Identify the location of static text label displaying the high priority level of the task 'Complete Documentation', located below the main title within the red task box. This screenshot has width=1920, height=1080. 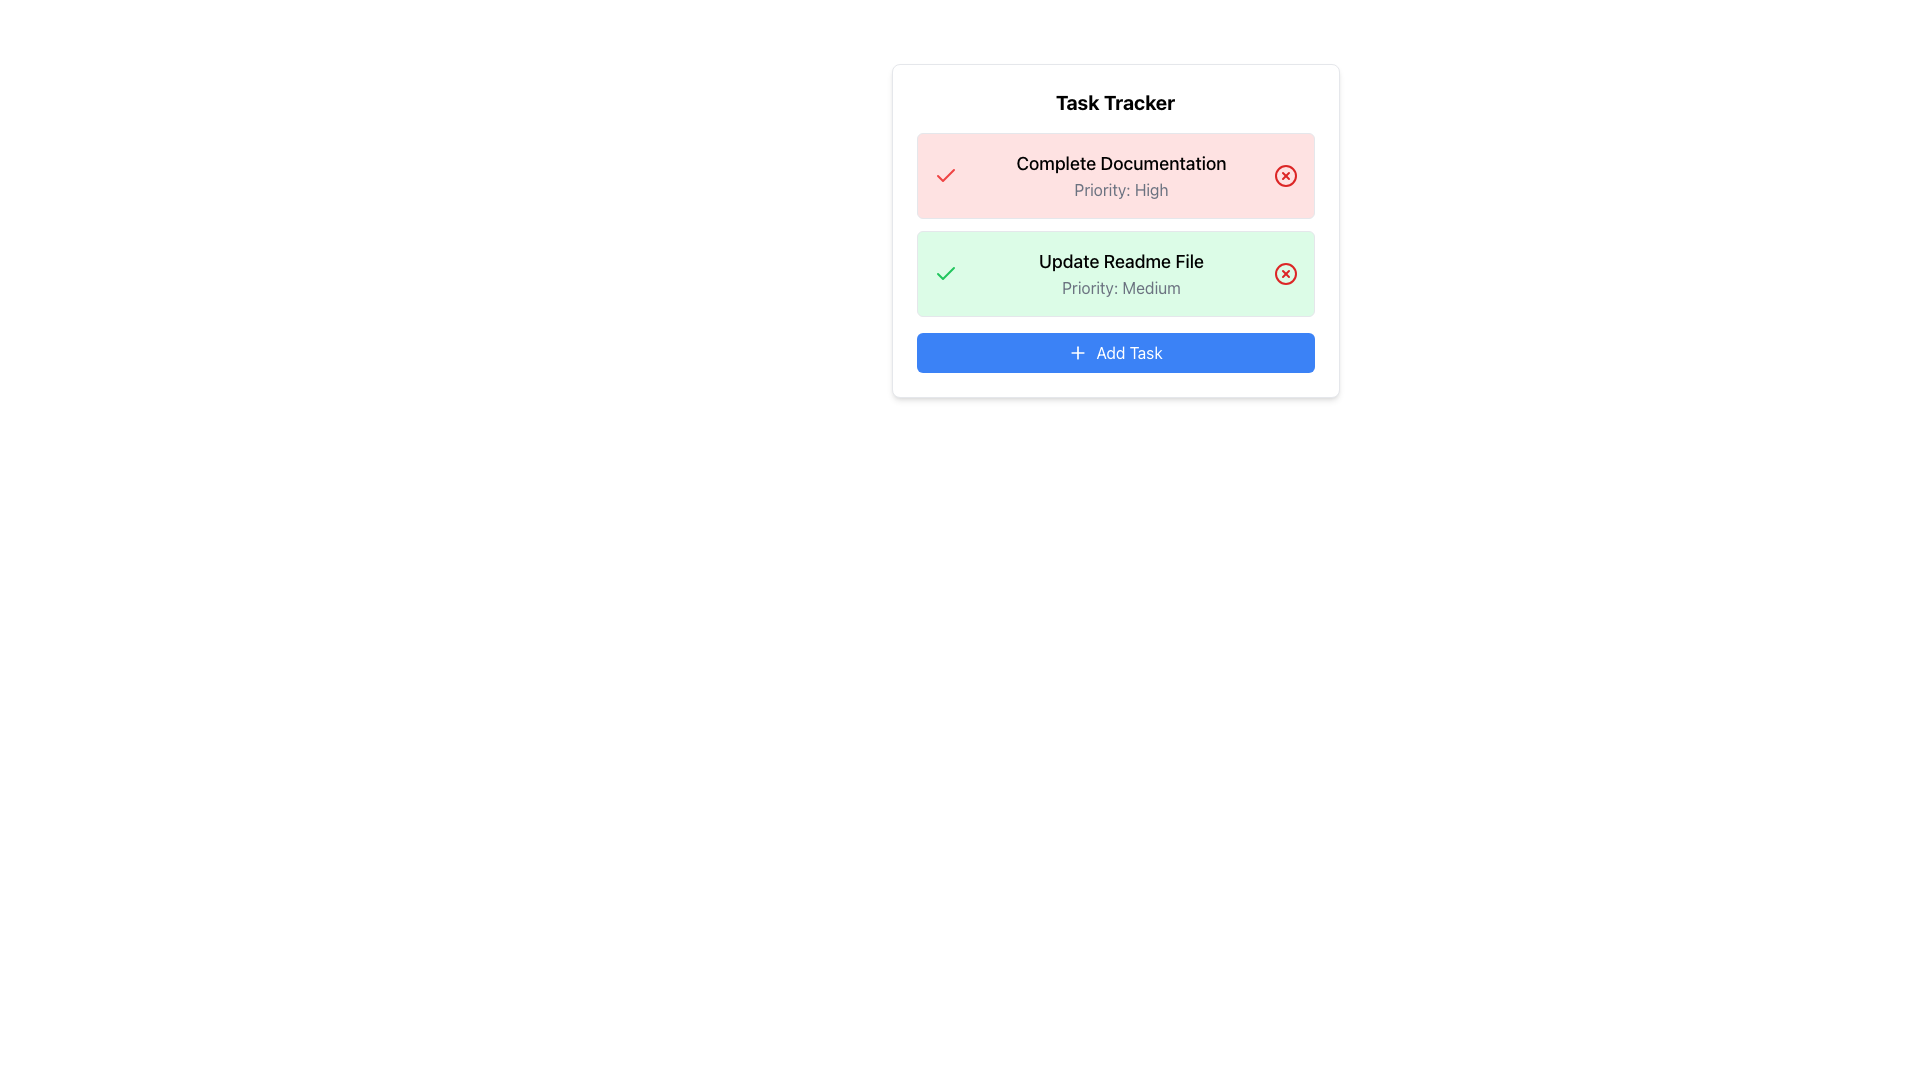
(1121, 189).